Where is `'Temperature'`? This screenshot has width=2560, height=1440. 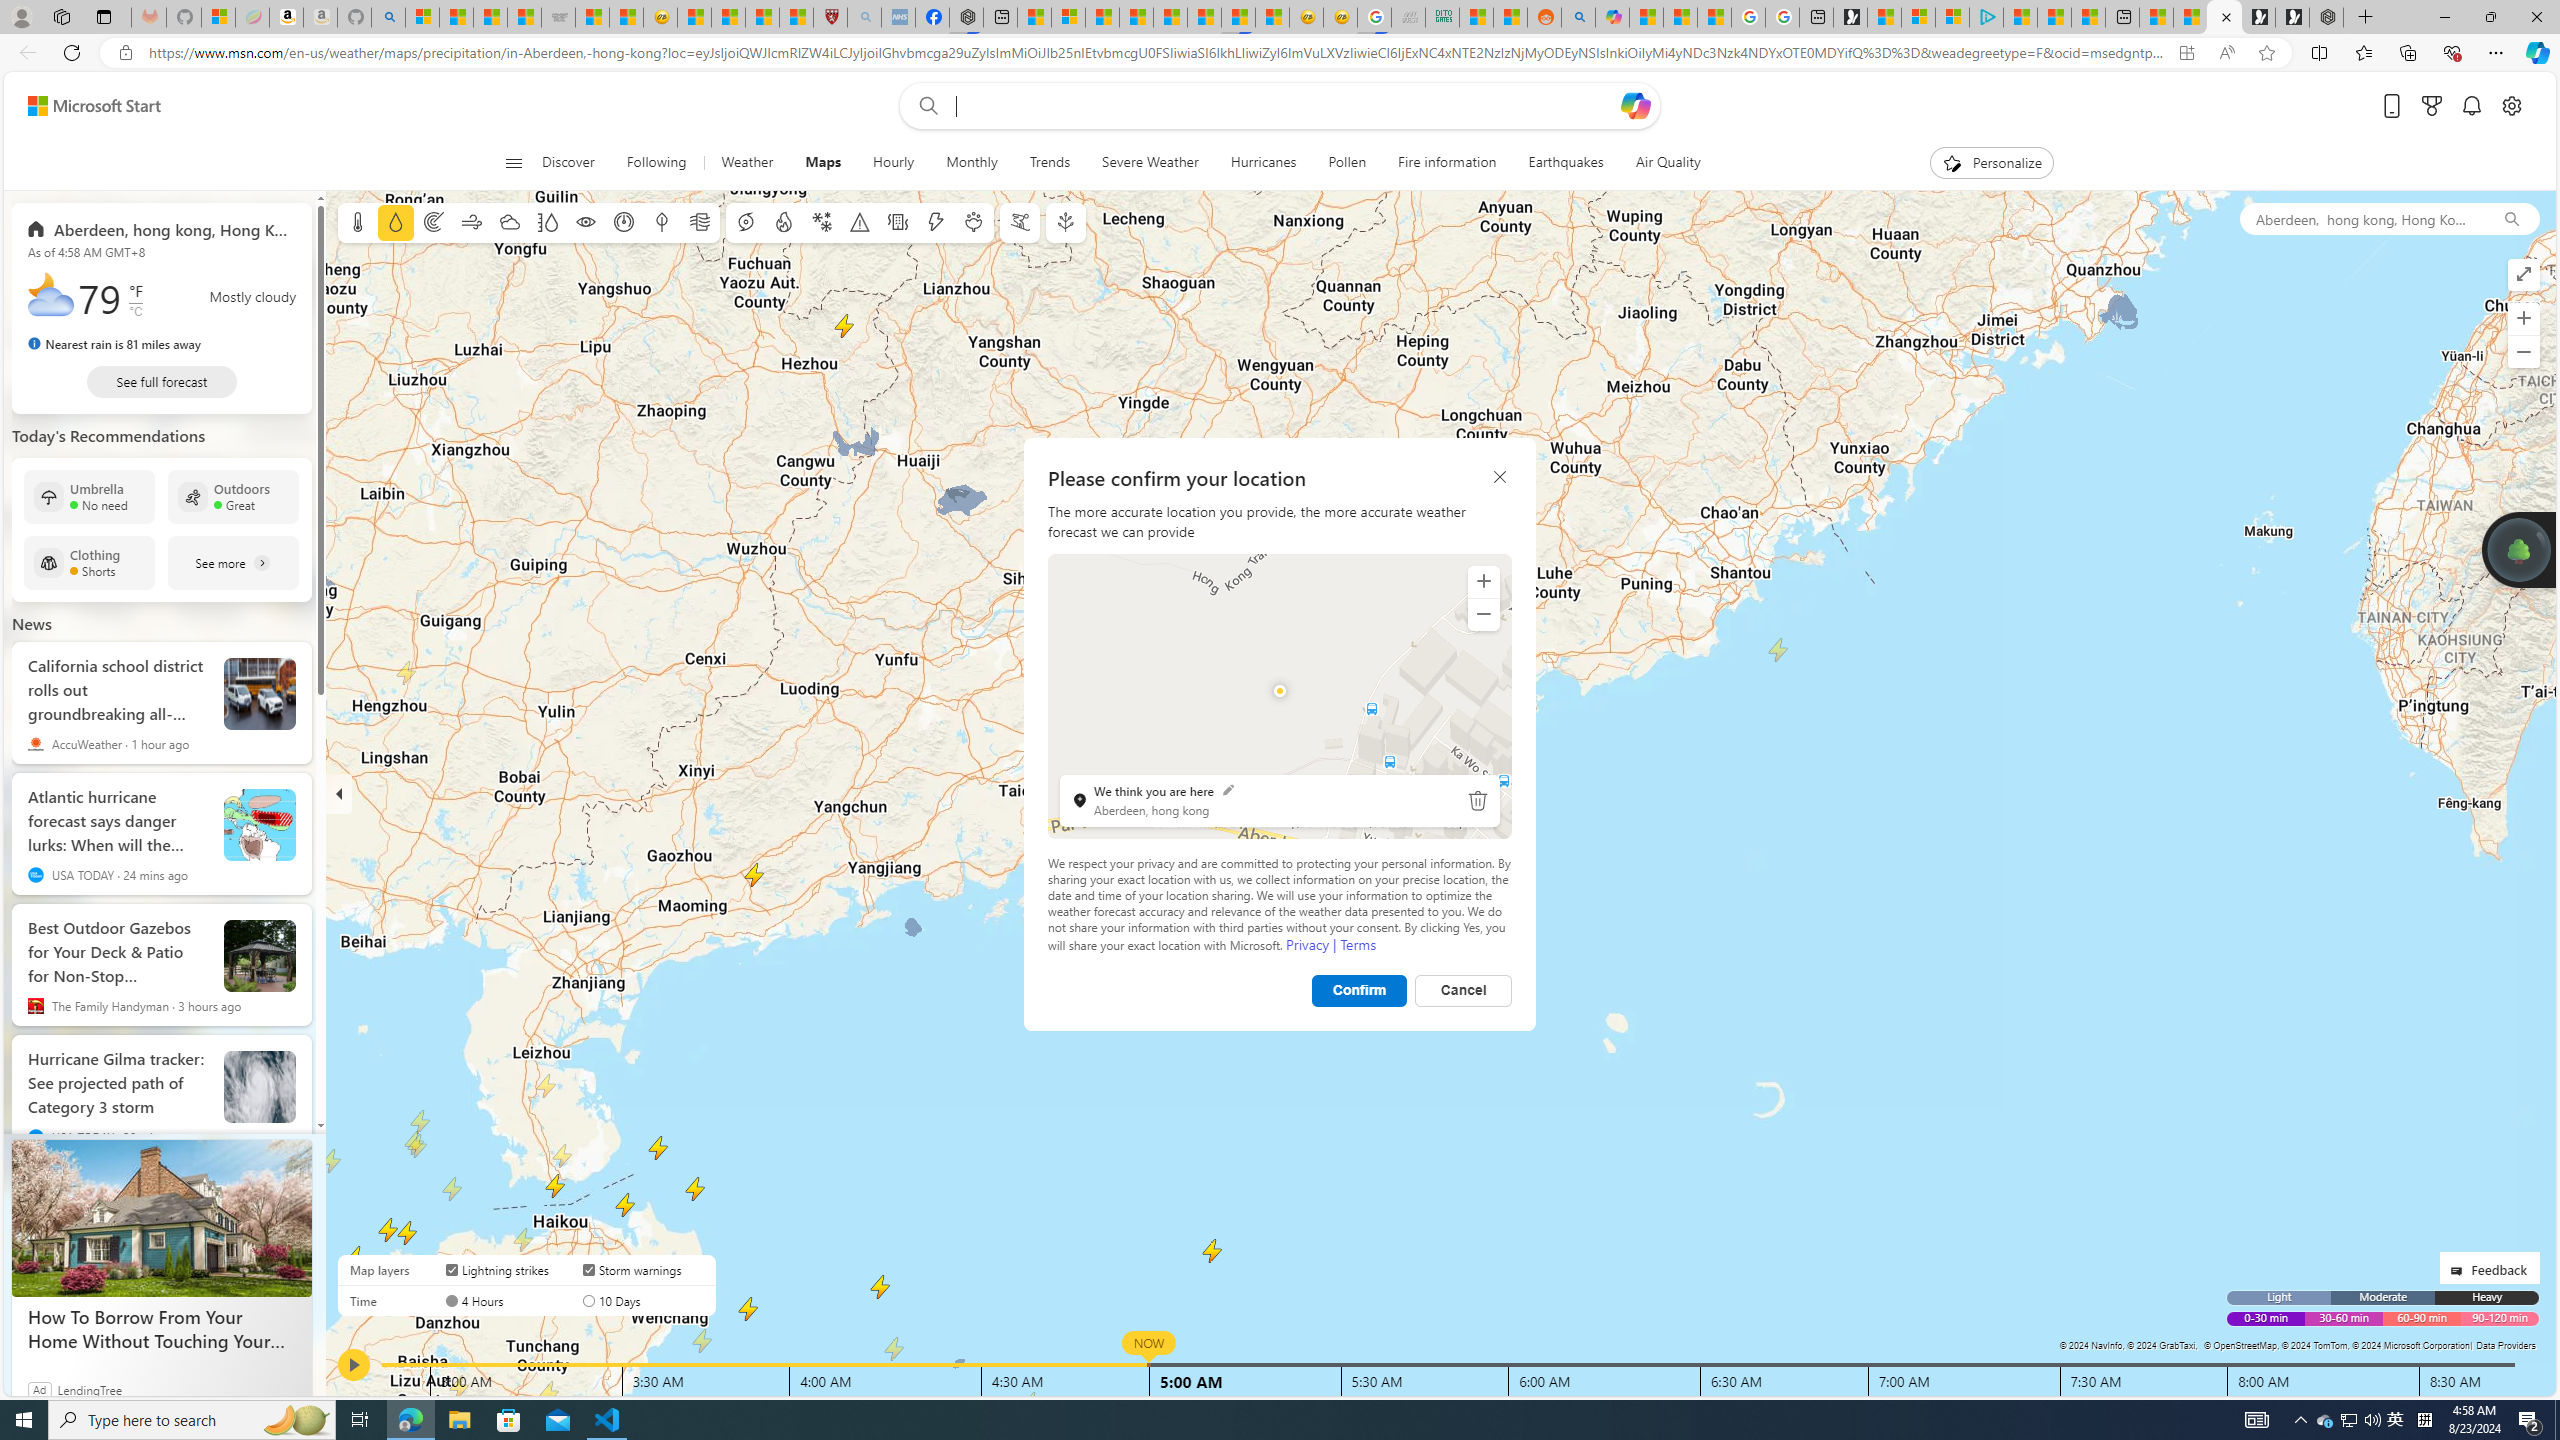
'Temperature' is located at coordinates (358, 222).